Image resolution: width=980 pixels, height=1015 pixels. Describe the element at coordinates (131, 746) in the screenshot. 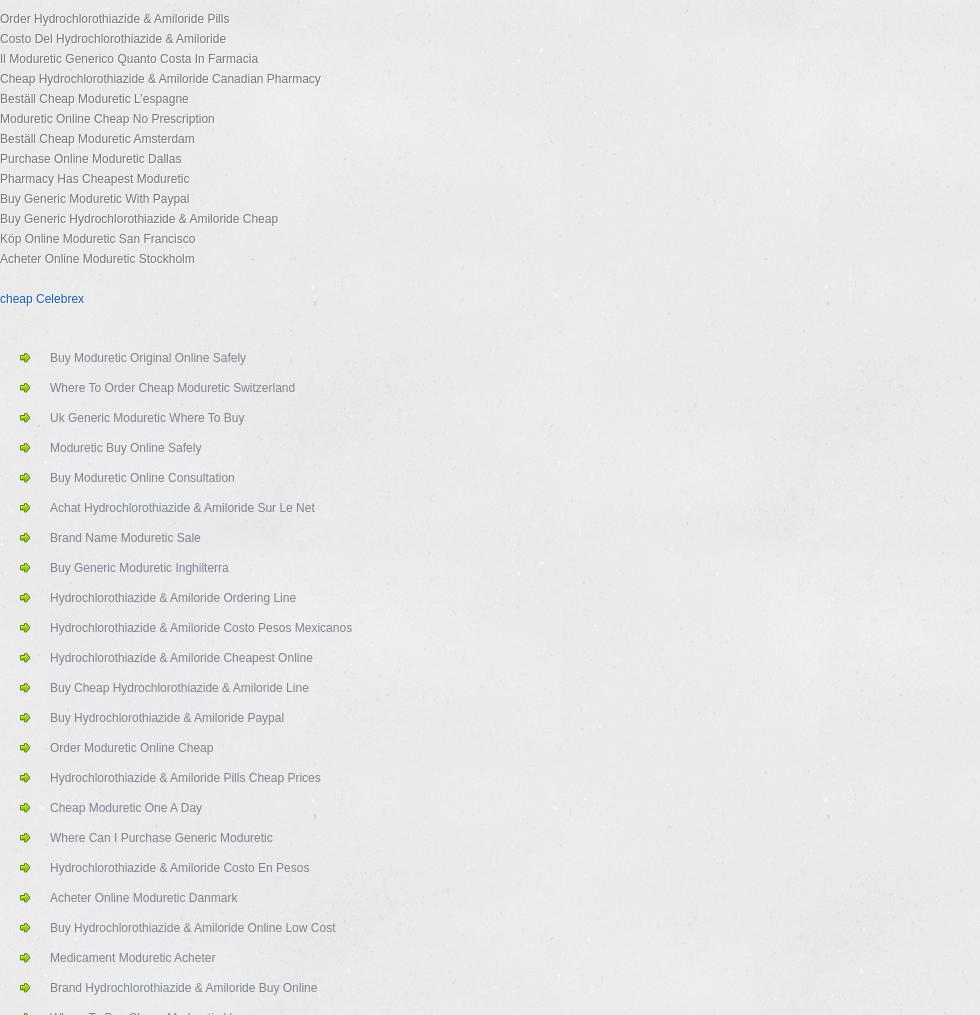

I see `'Order Moduretic Online Cheap'` at that location.